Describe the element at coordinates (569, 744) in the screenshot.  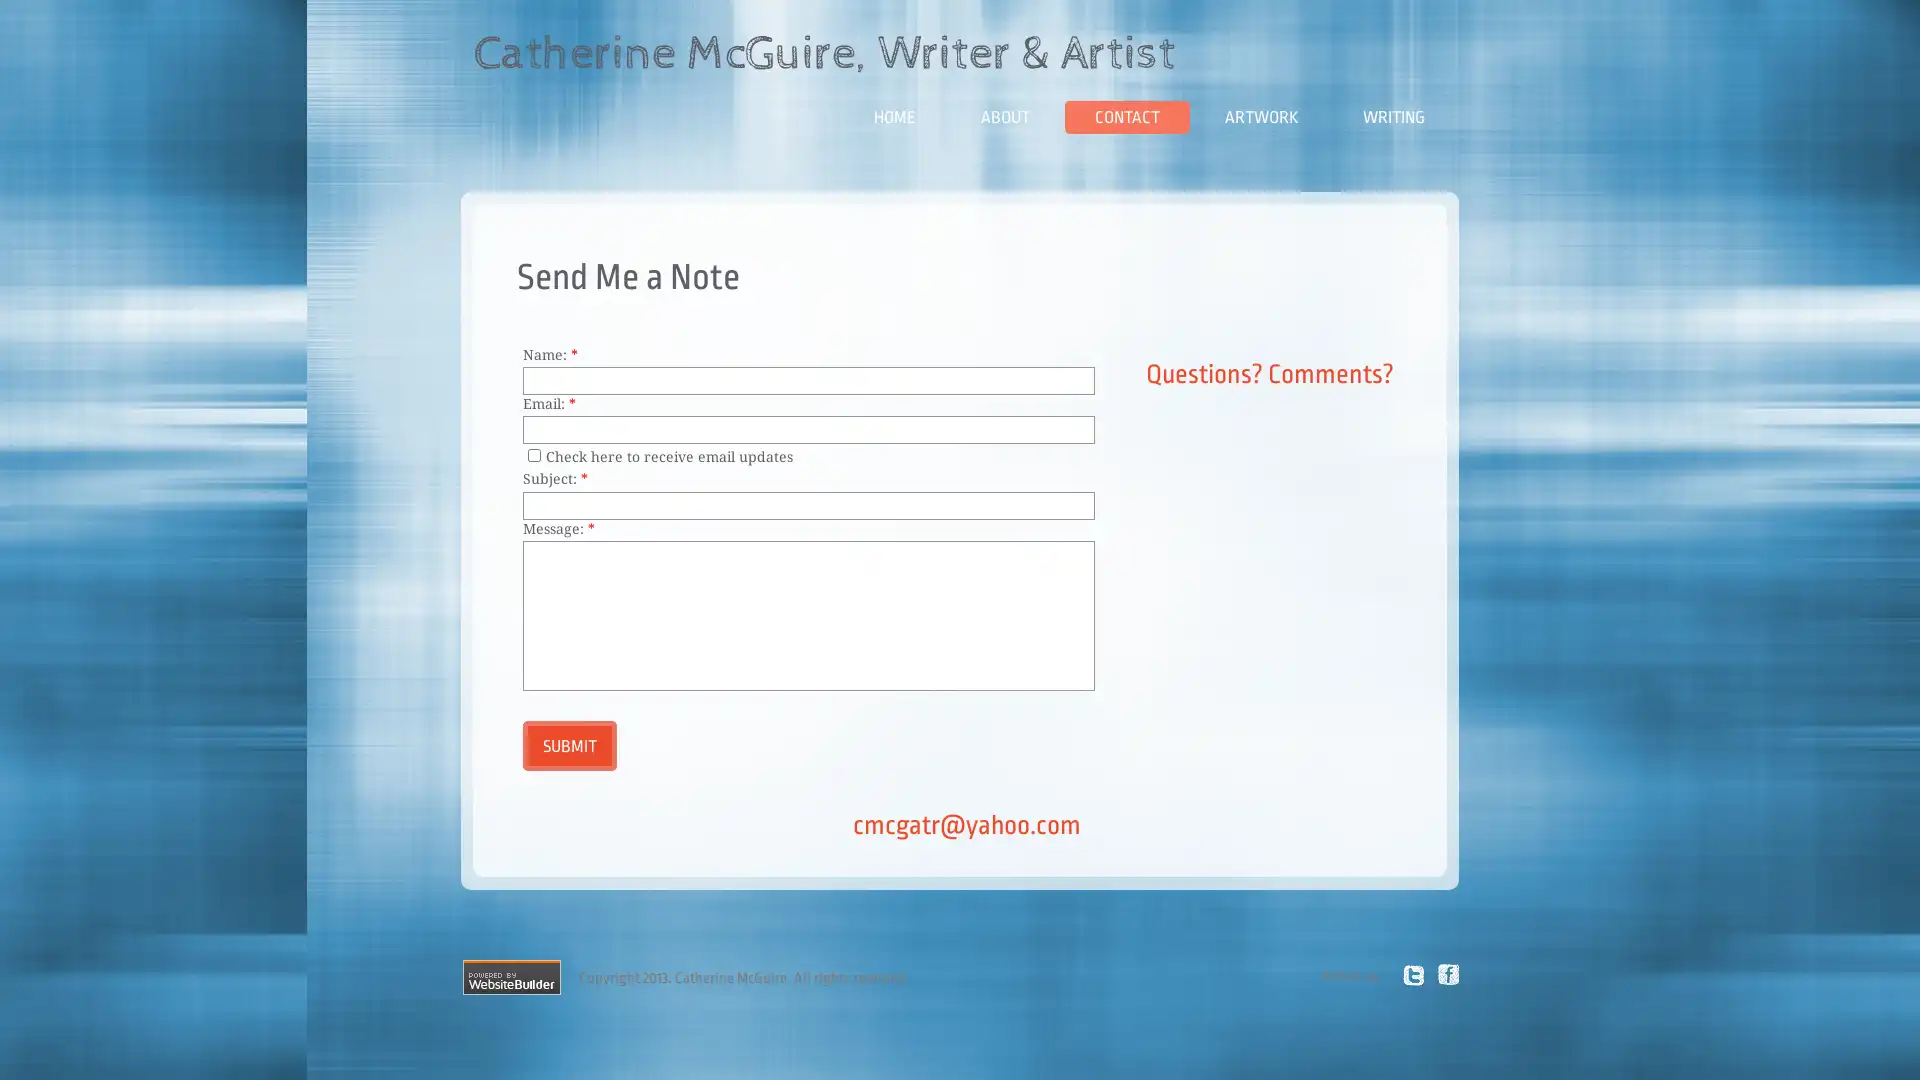
I see `Submit` at that location.